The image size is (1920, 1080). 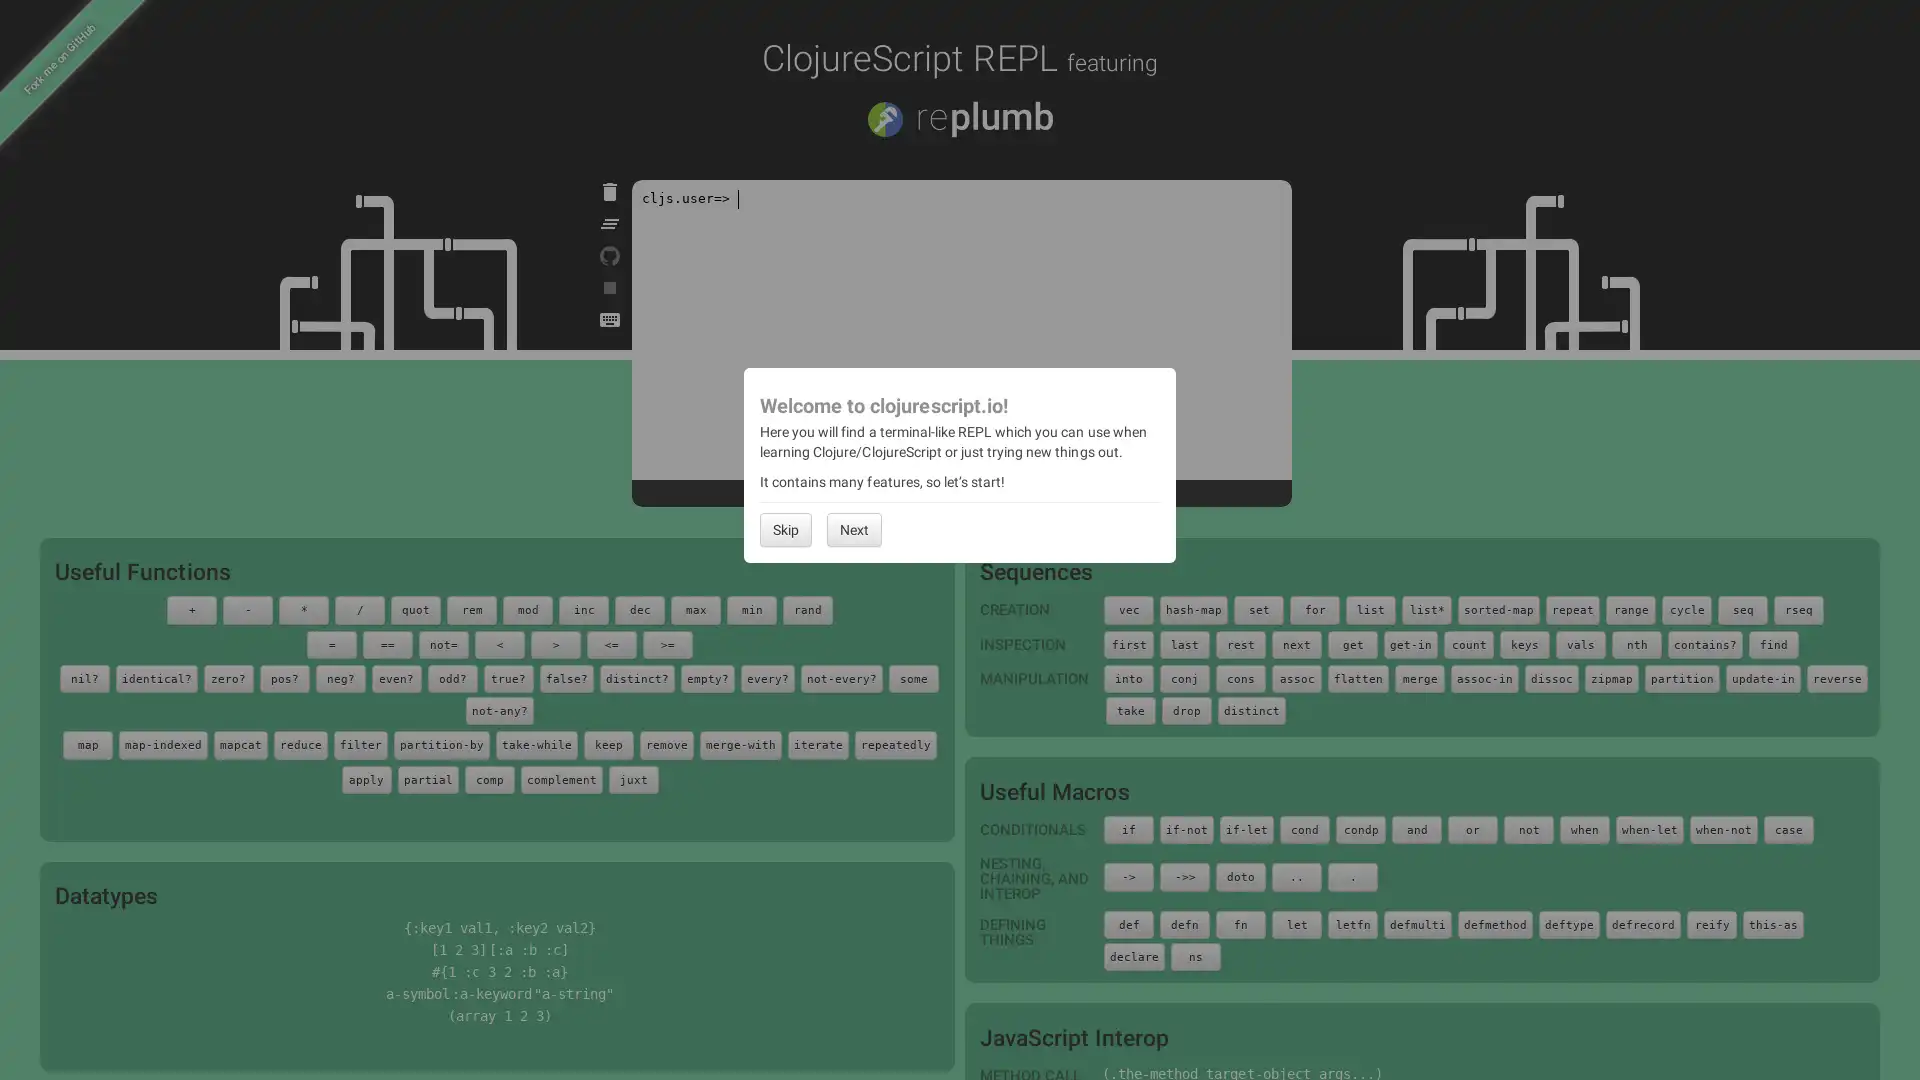 I want to click on true?, so click(x=508, y=677).